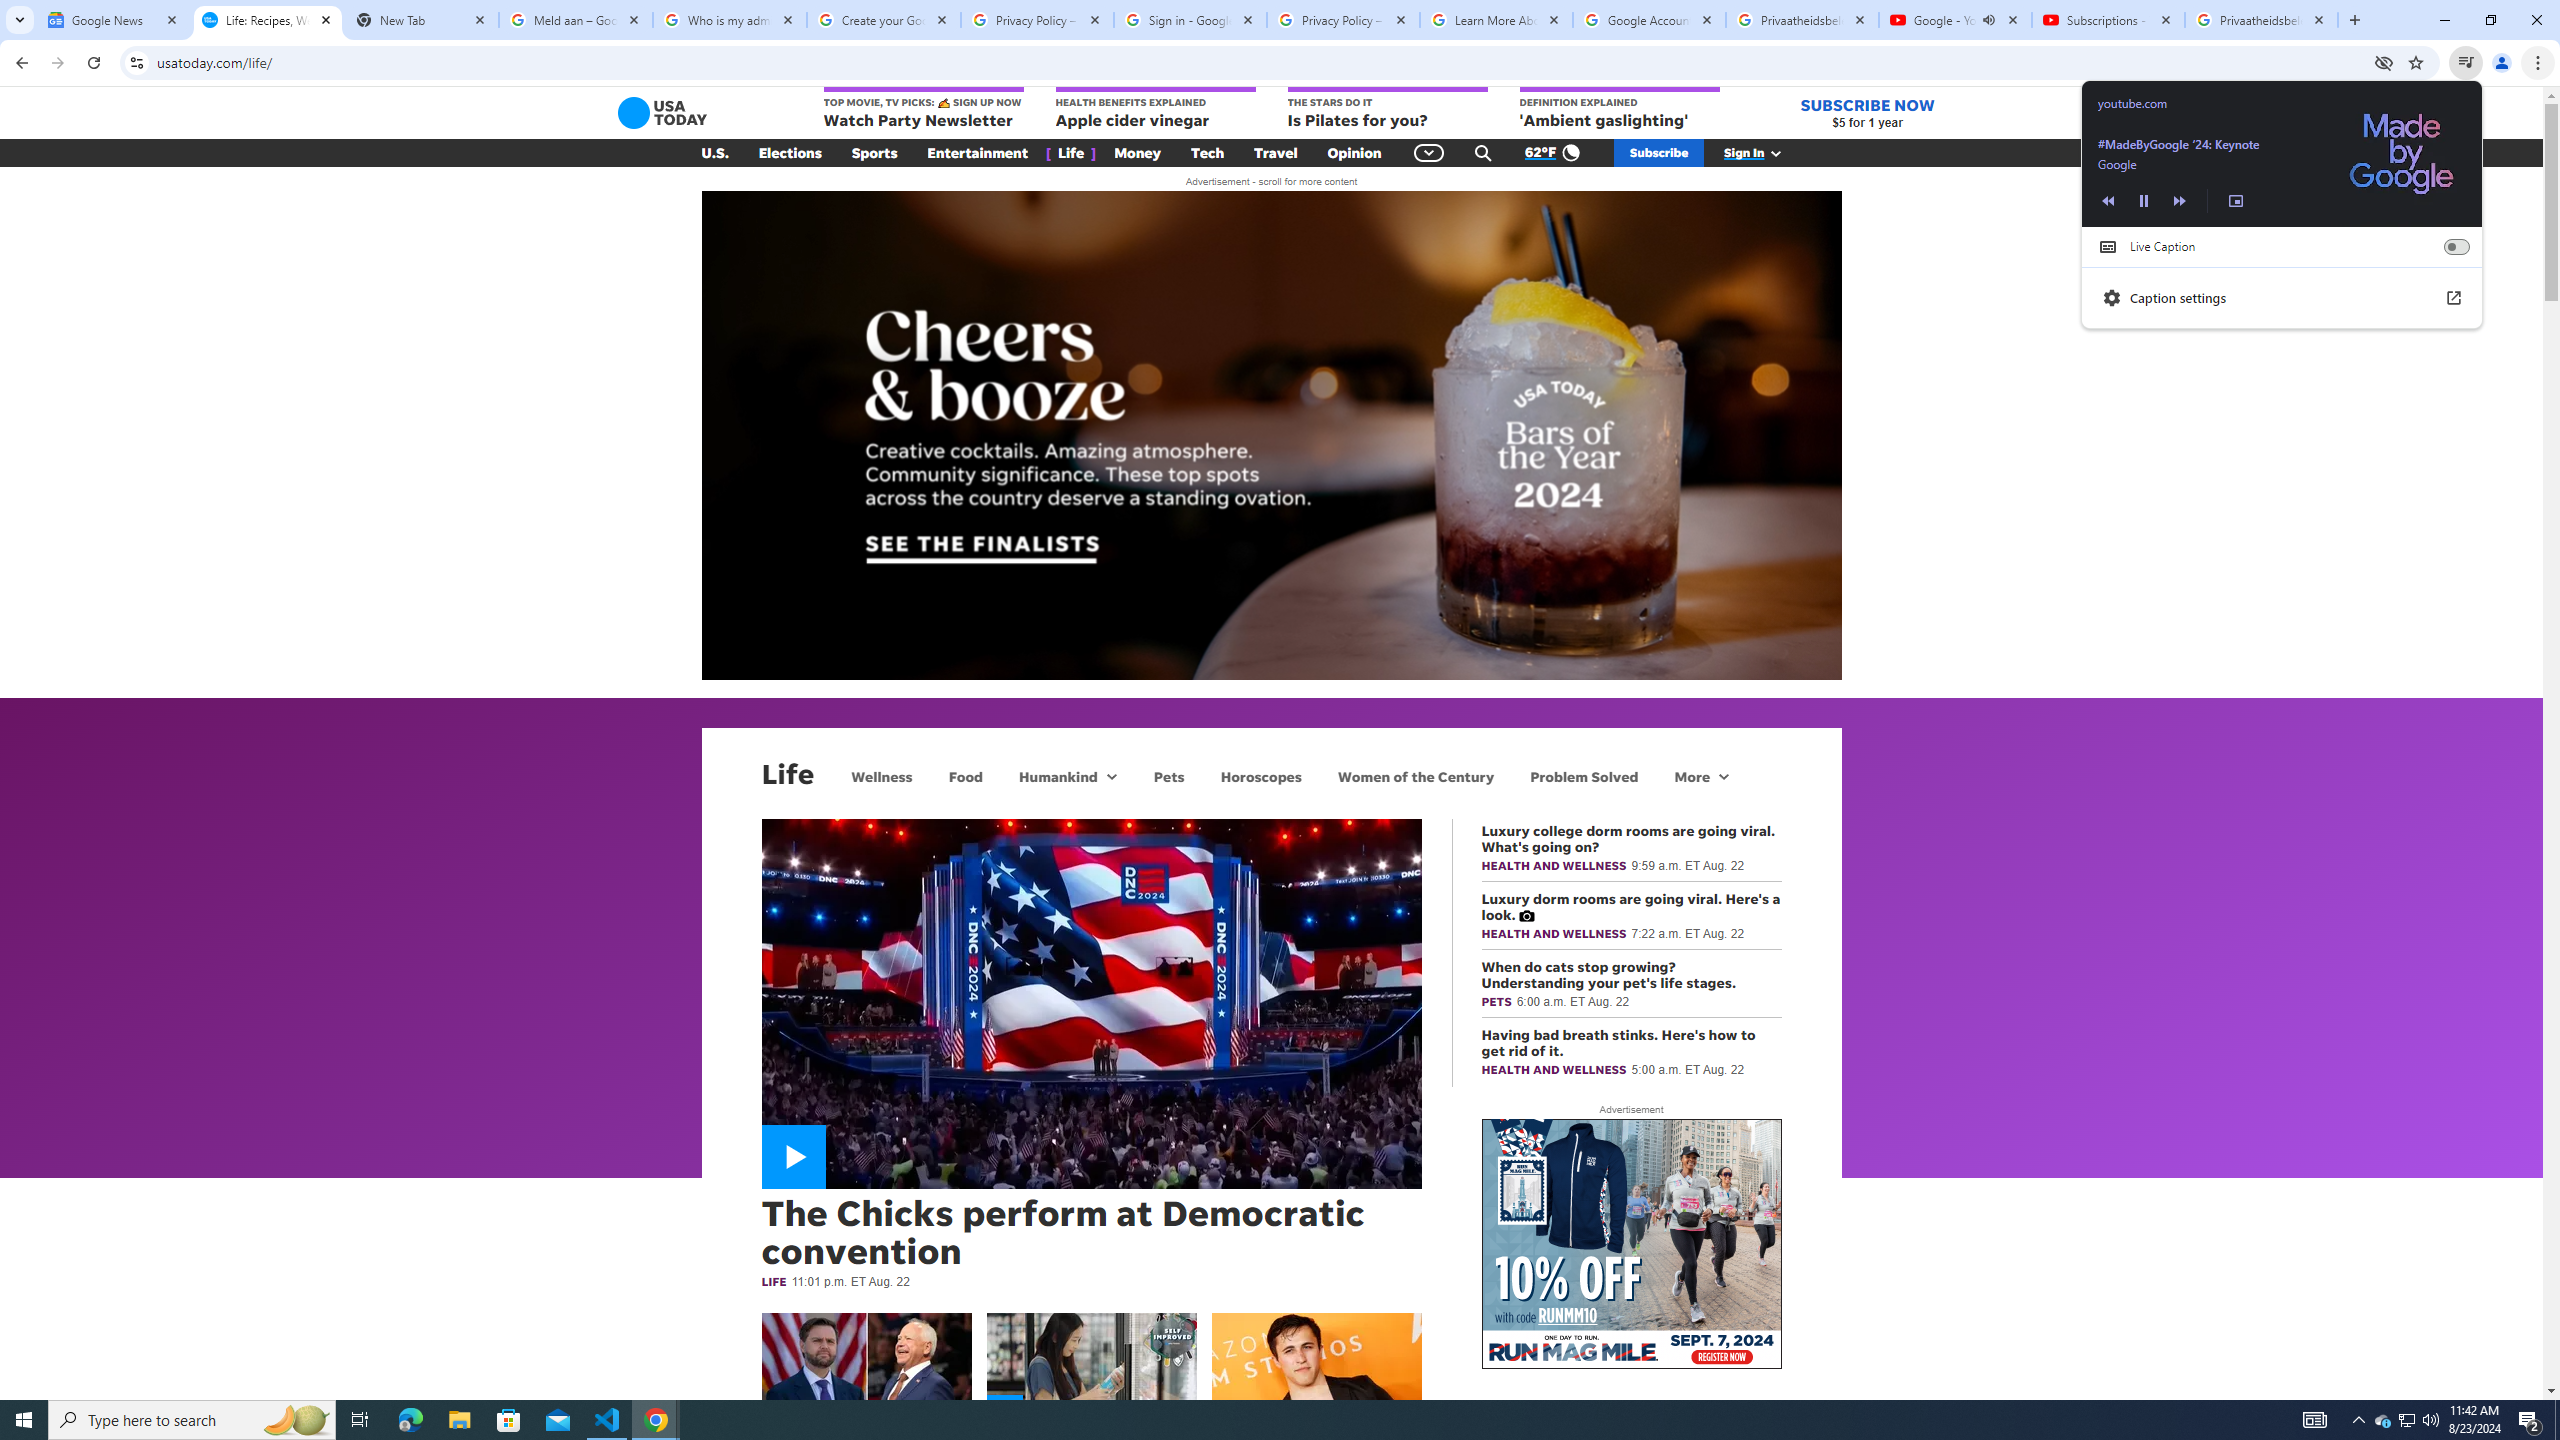 This screenshot has width=2560, height=1440. What do you see at coordinates (714, 153) in the screenshot?
I see `'U.S.'` at bounding box center [714, 153].